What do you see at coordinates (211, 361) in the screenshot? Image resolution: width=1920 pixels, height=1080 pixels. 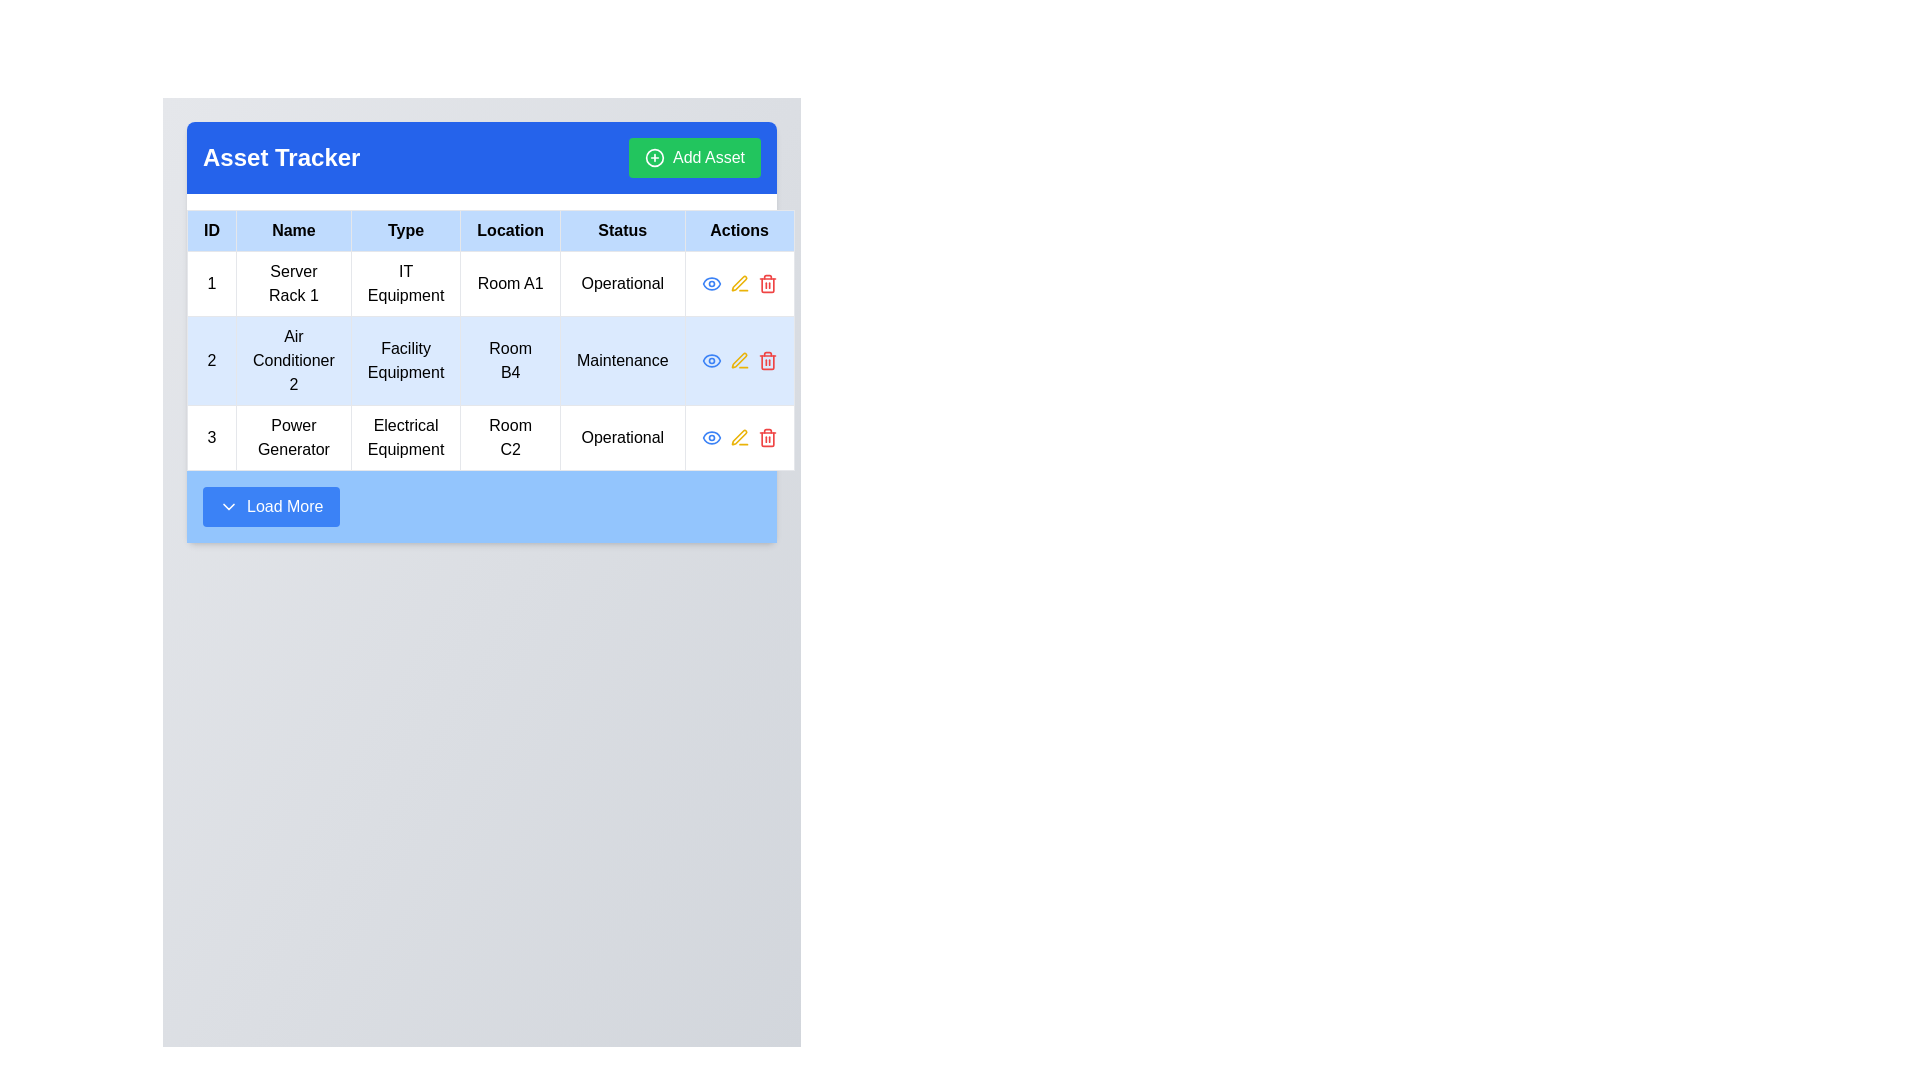 I see `the Text Display element representing the ID of the second item in the list, located in the second row and first column of the 'Asset Tracker' grid` at bounding box center [211, 361].